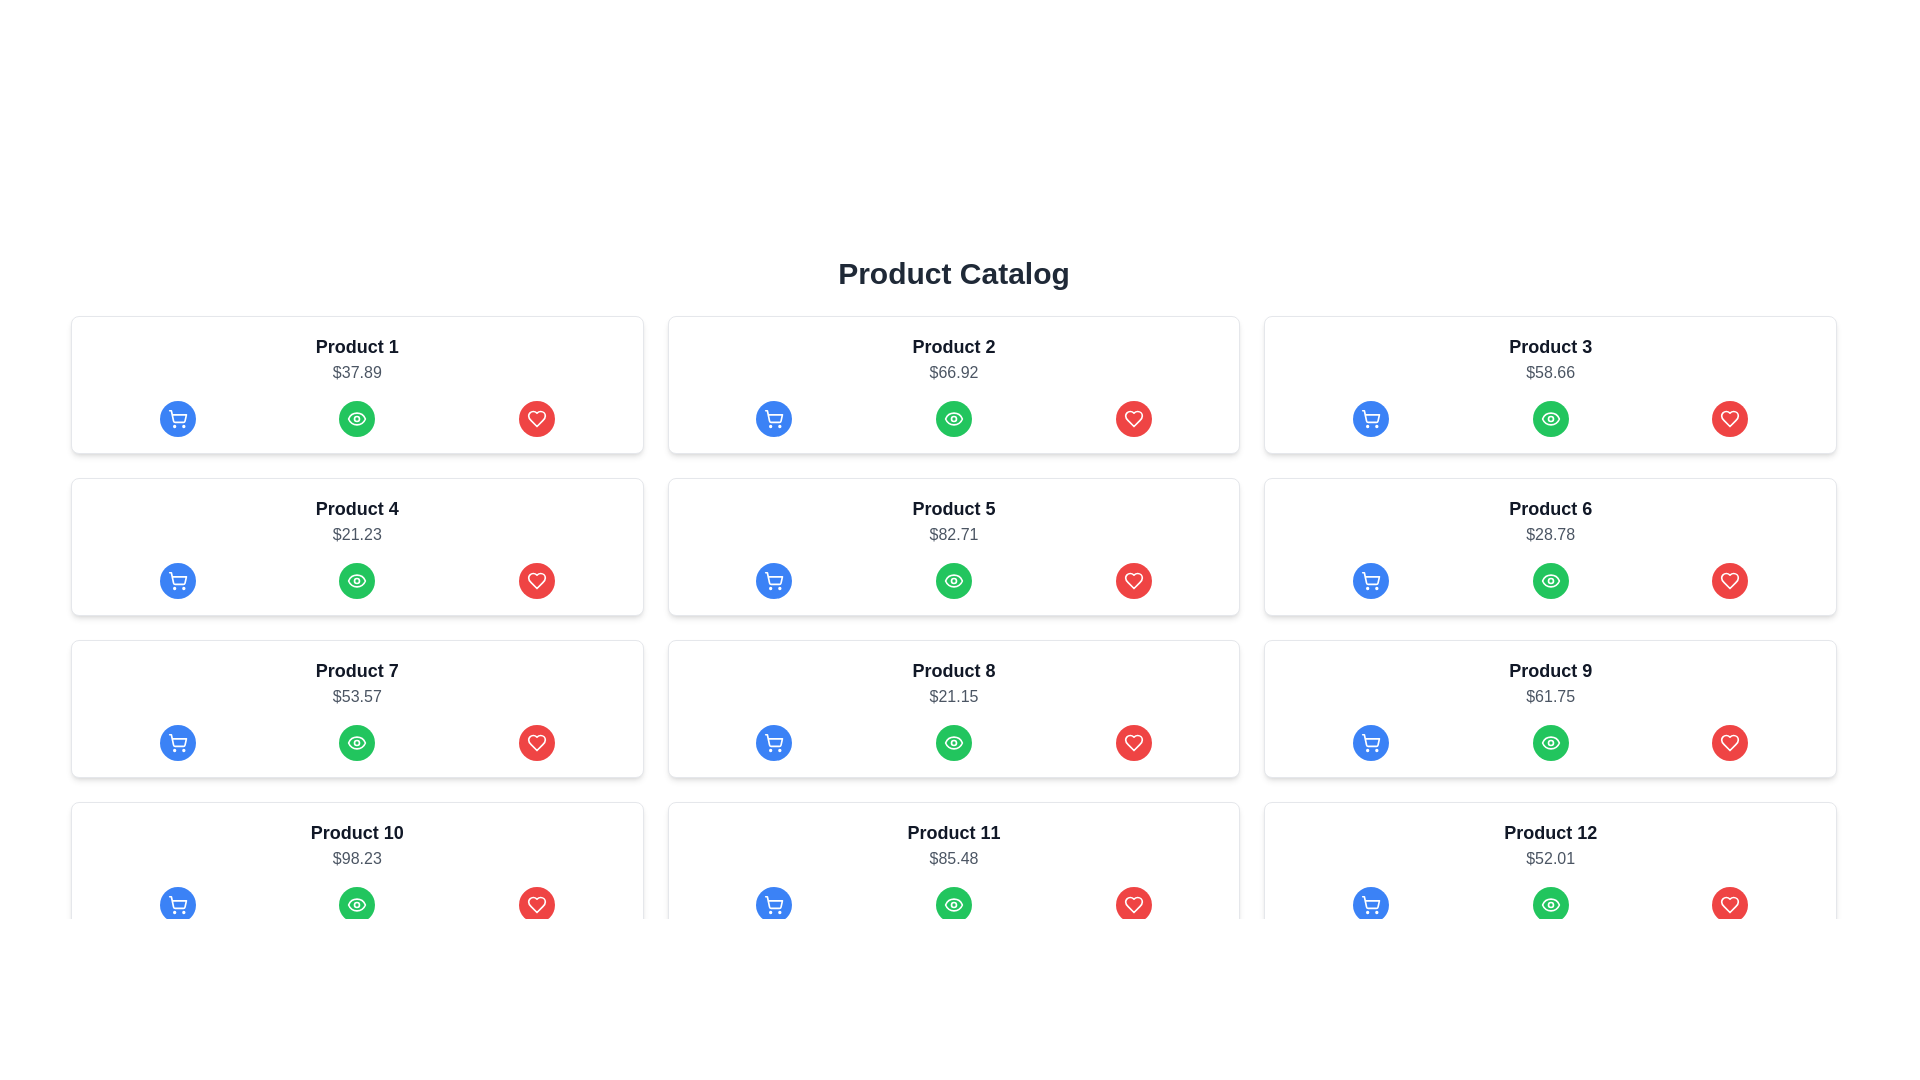  Describe the element at coordinates (1729, 743) in the screenshot. I see `the red heart icon within the 'favorite' button on the product card for 'Product 9'` at that location.